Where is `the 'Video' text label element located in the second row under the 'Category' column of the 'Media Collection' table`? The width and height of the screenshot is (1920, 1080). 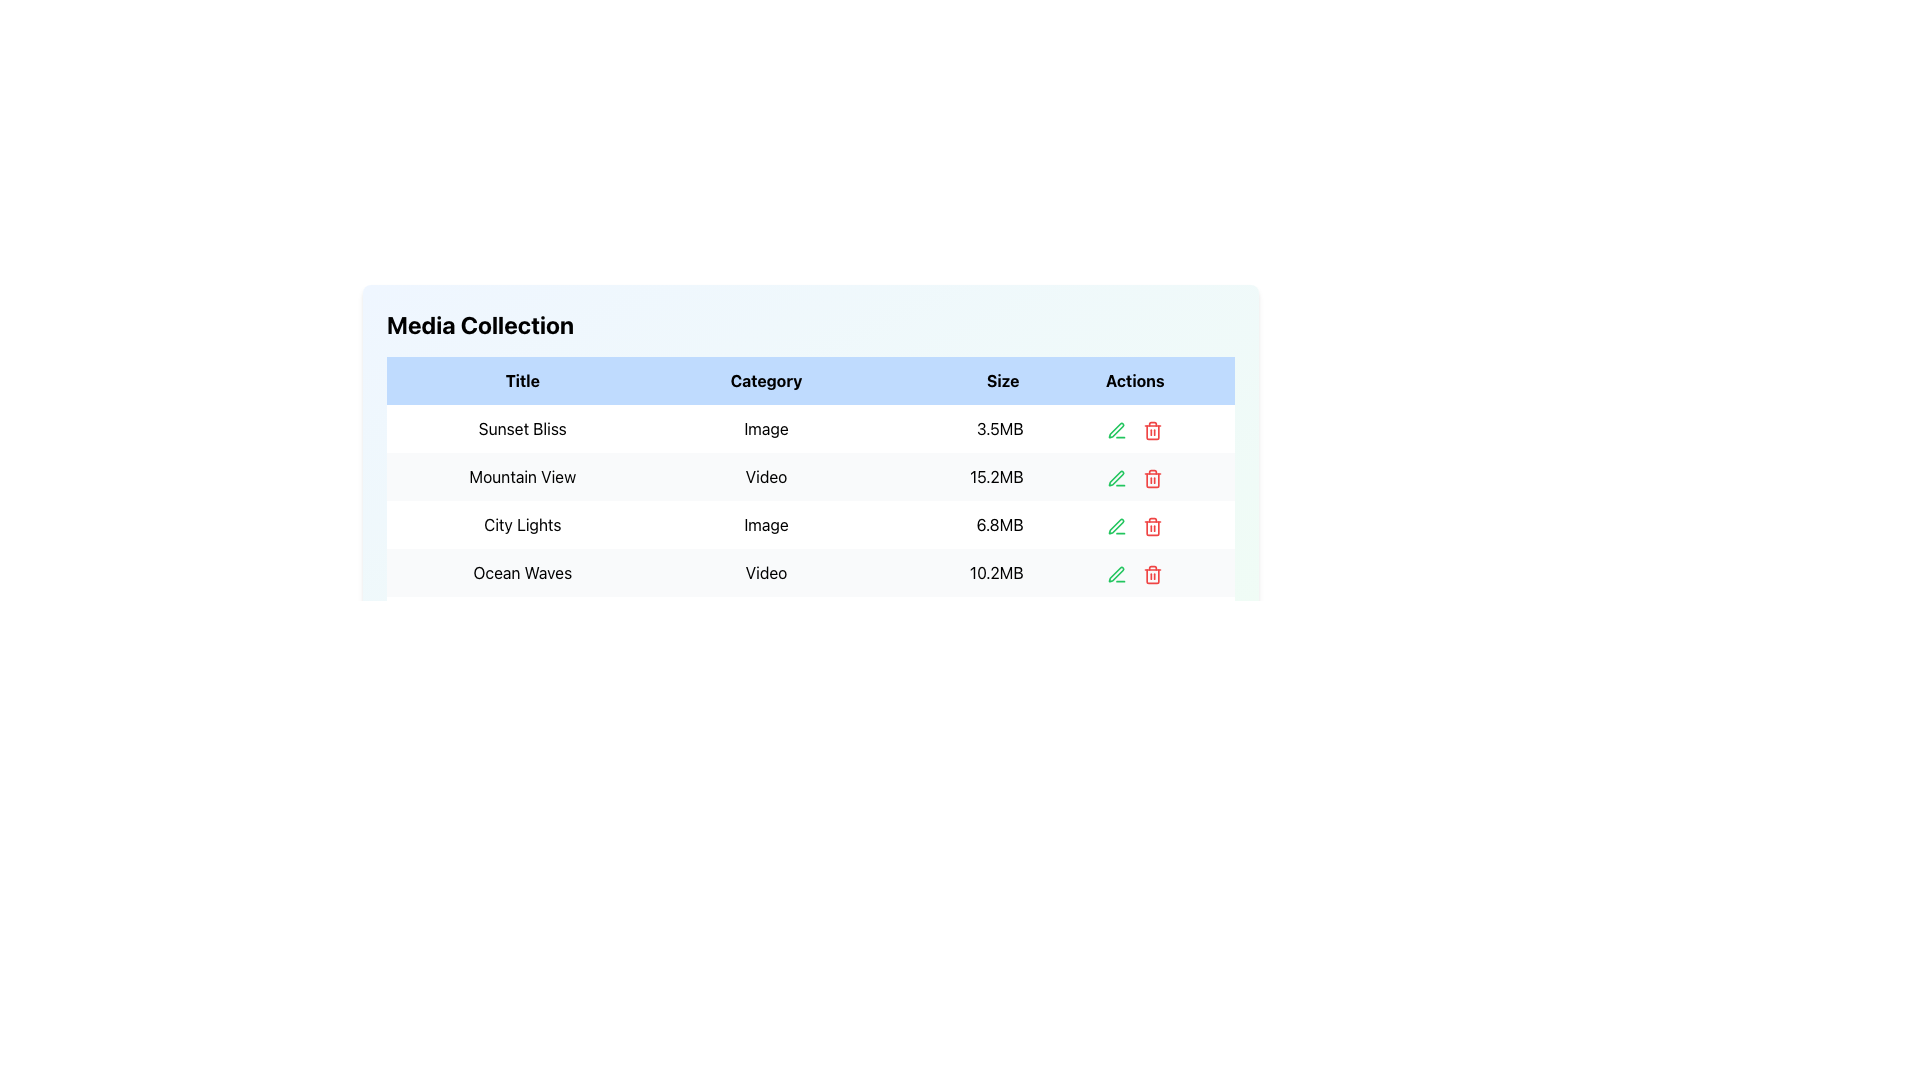
the 'Video' text label element located in the second row under the 'Category' column of the 'Media Collection' table is located at coordinates (765, 477).